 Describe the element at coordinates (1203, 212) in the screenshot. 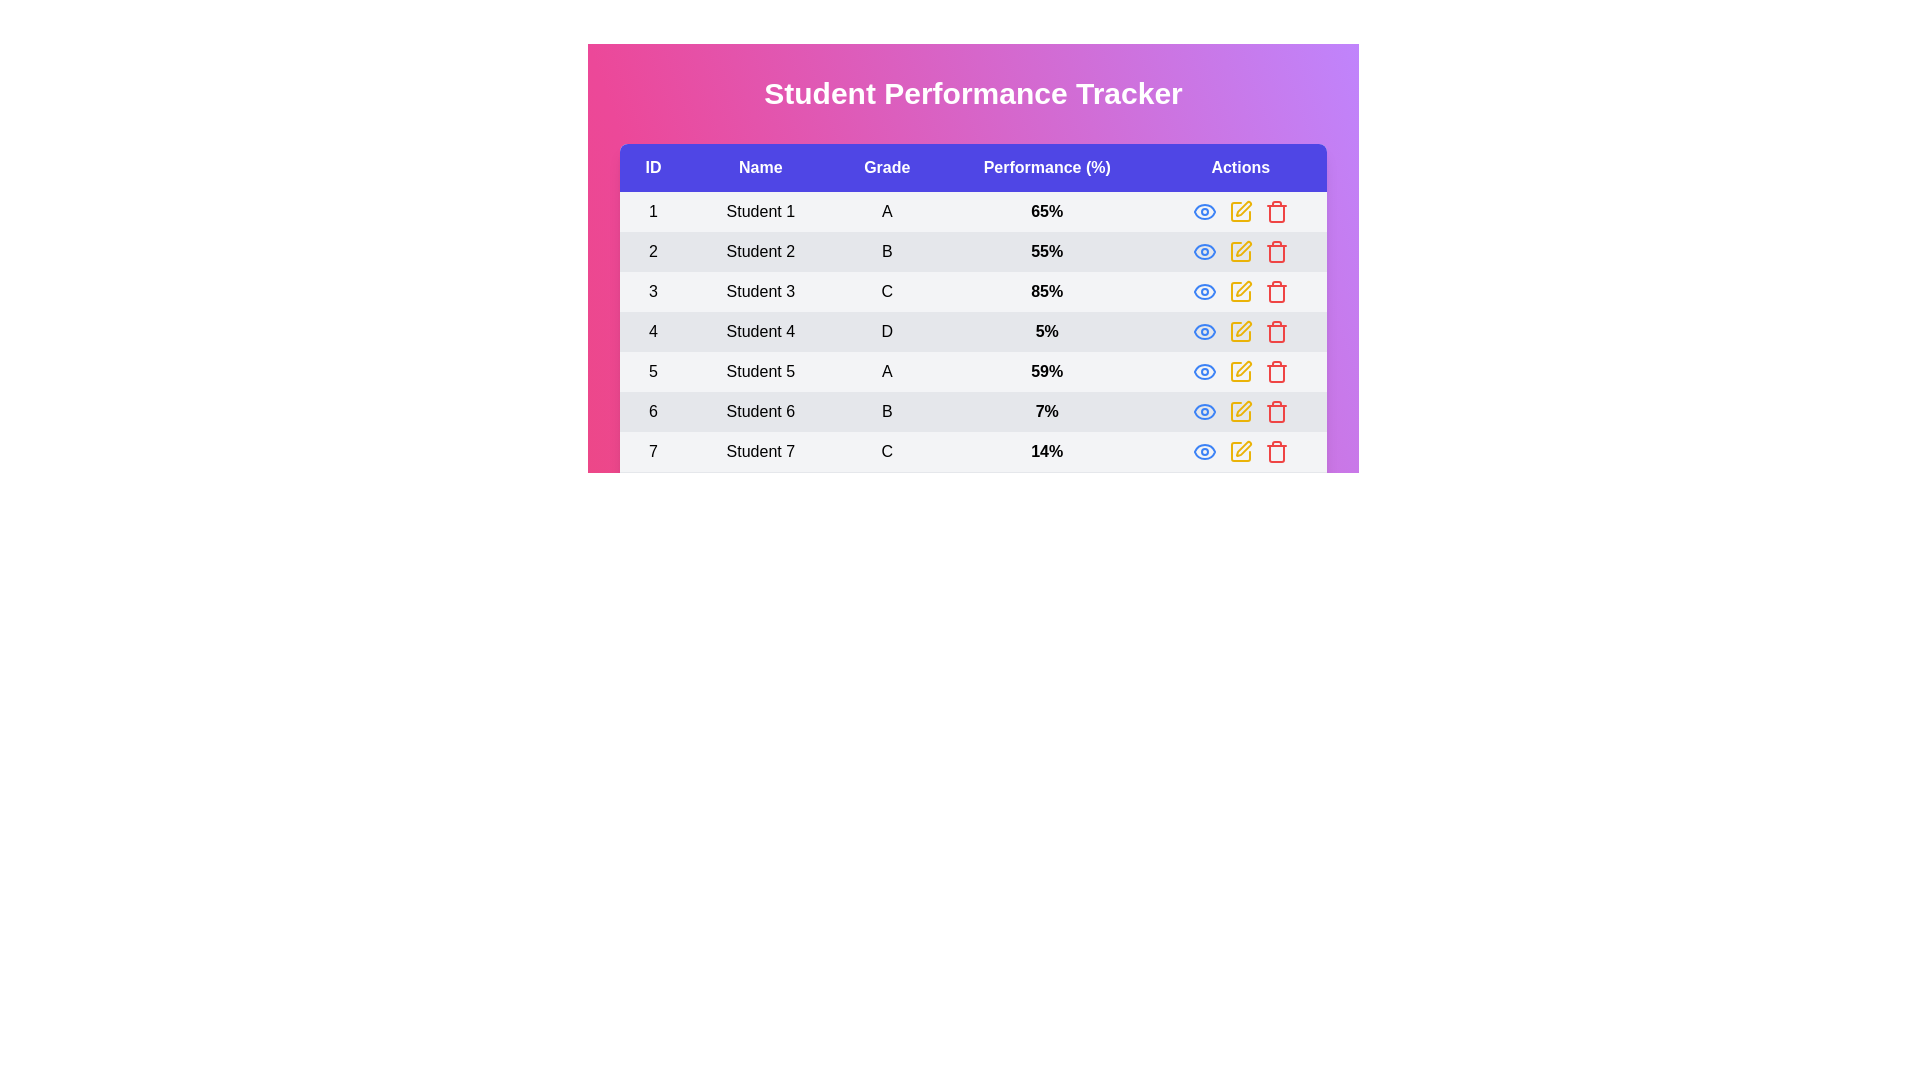

I see `'eye' icon in the 'Actions' column for the student with ID 1` at that location.